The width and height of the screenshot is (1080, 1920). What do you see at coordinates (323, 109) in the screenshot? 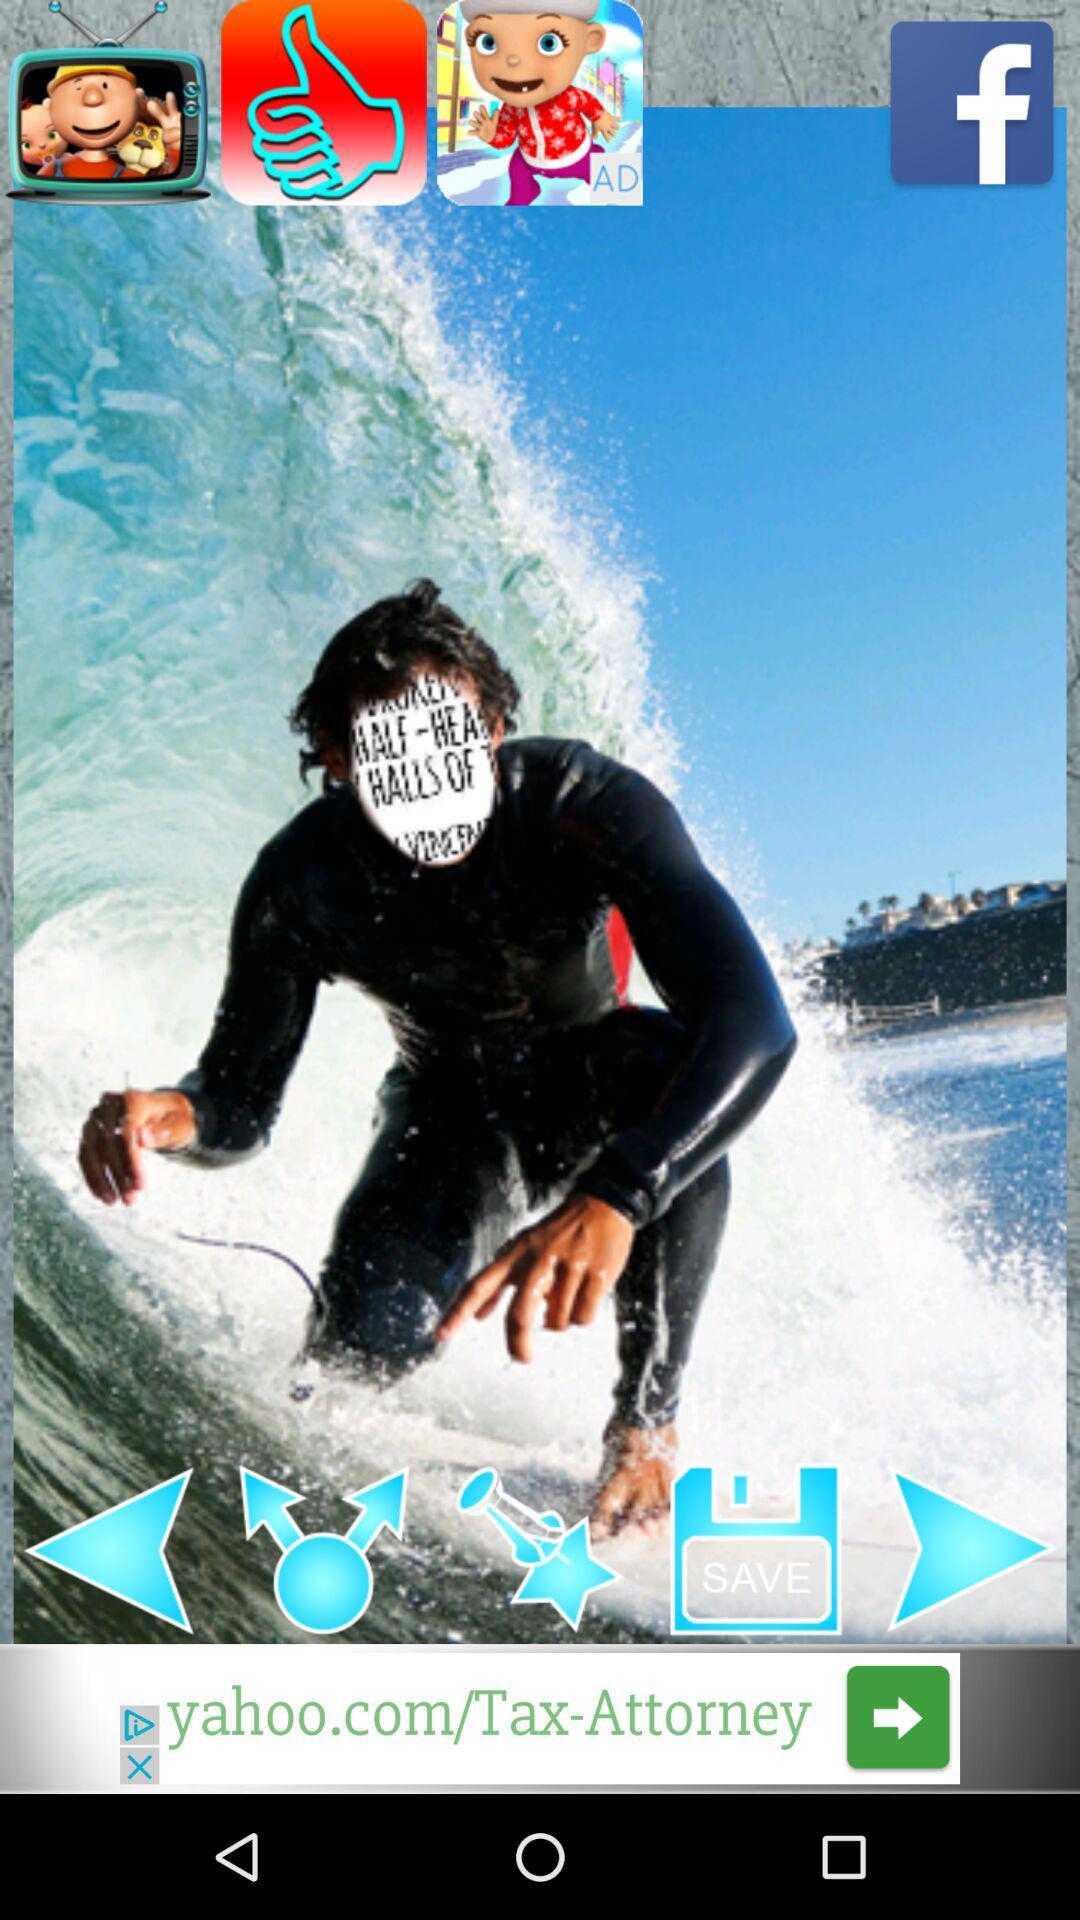
I see `the thumbs_up icon` at bounding box center [323, 109].